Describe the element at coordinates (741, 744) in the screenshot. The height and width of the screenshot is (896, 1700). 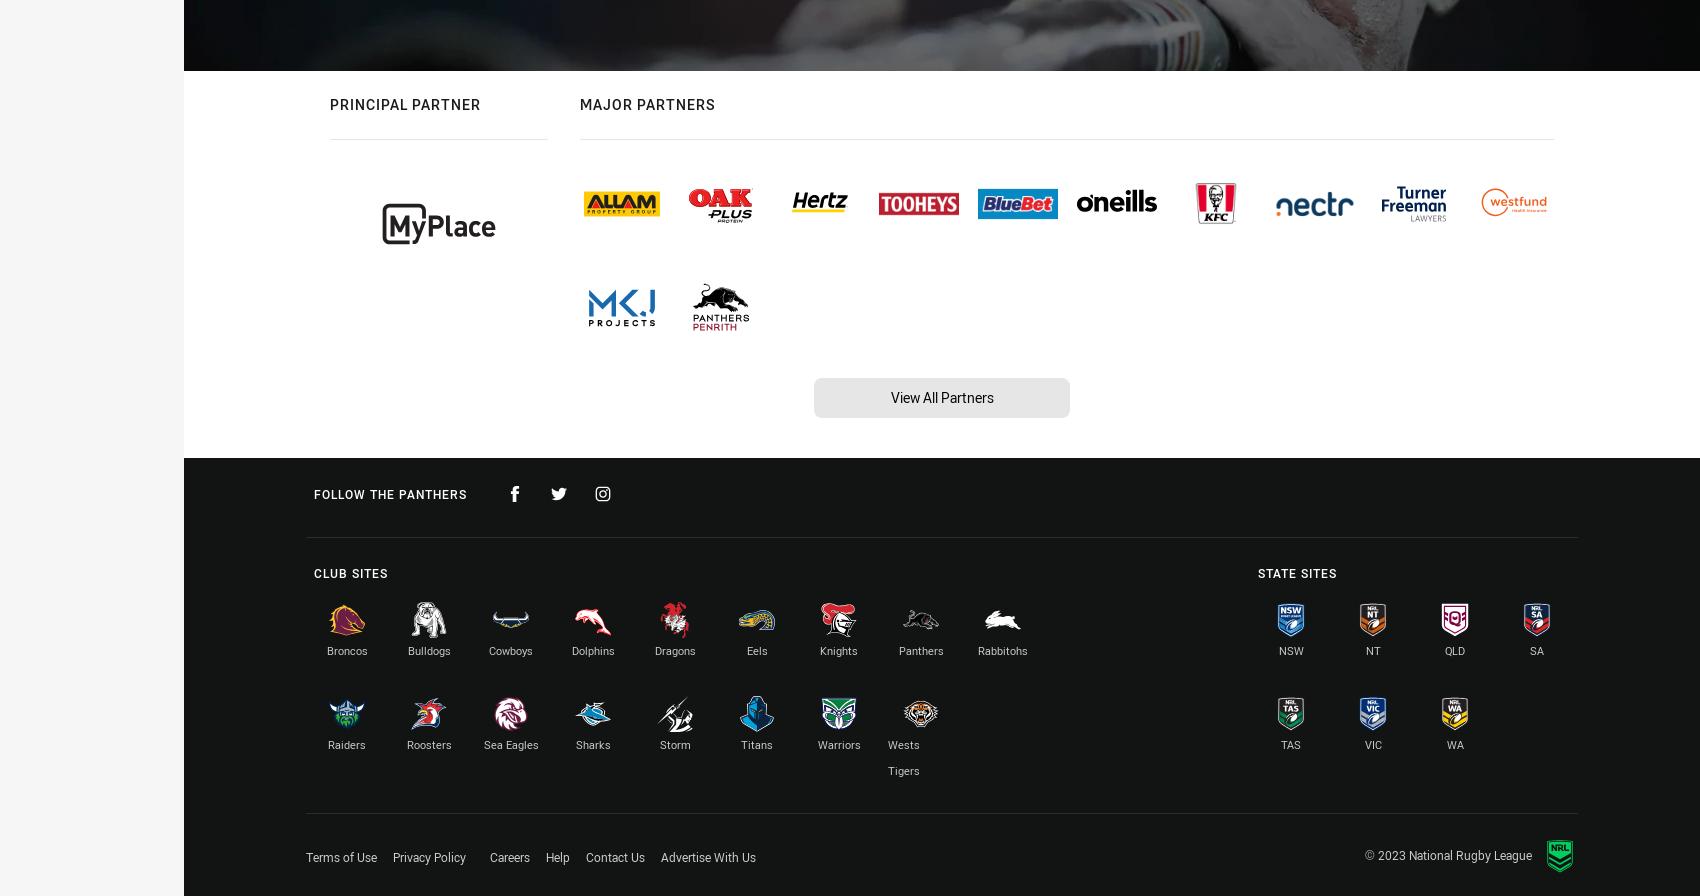
I see `'Titans'` at that location.